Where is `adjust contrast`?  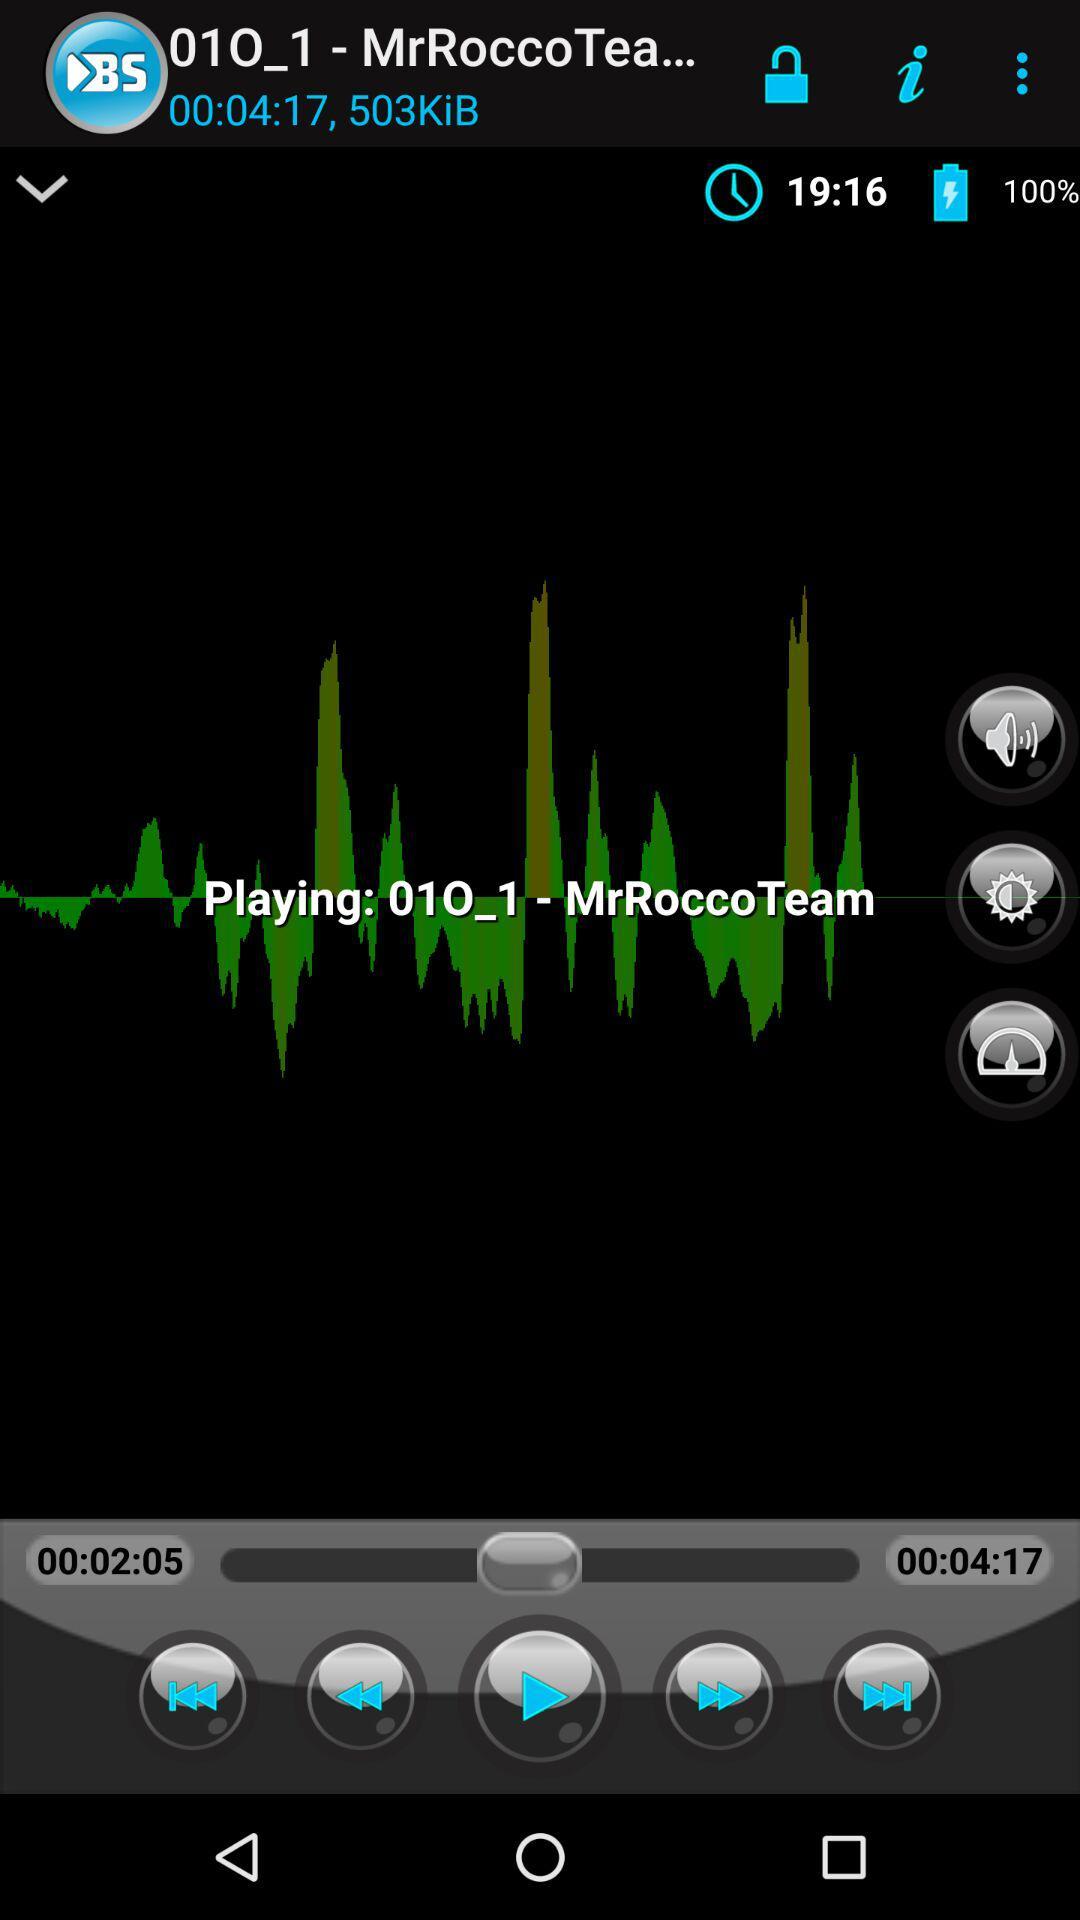
adjust contrast is located at coordinates (1011, 885).